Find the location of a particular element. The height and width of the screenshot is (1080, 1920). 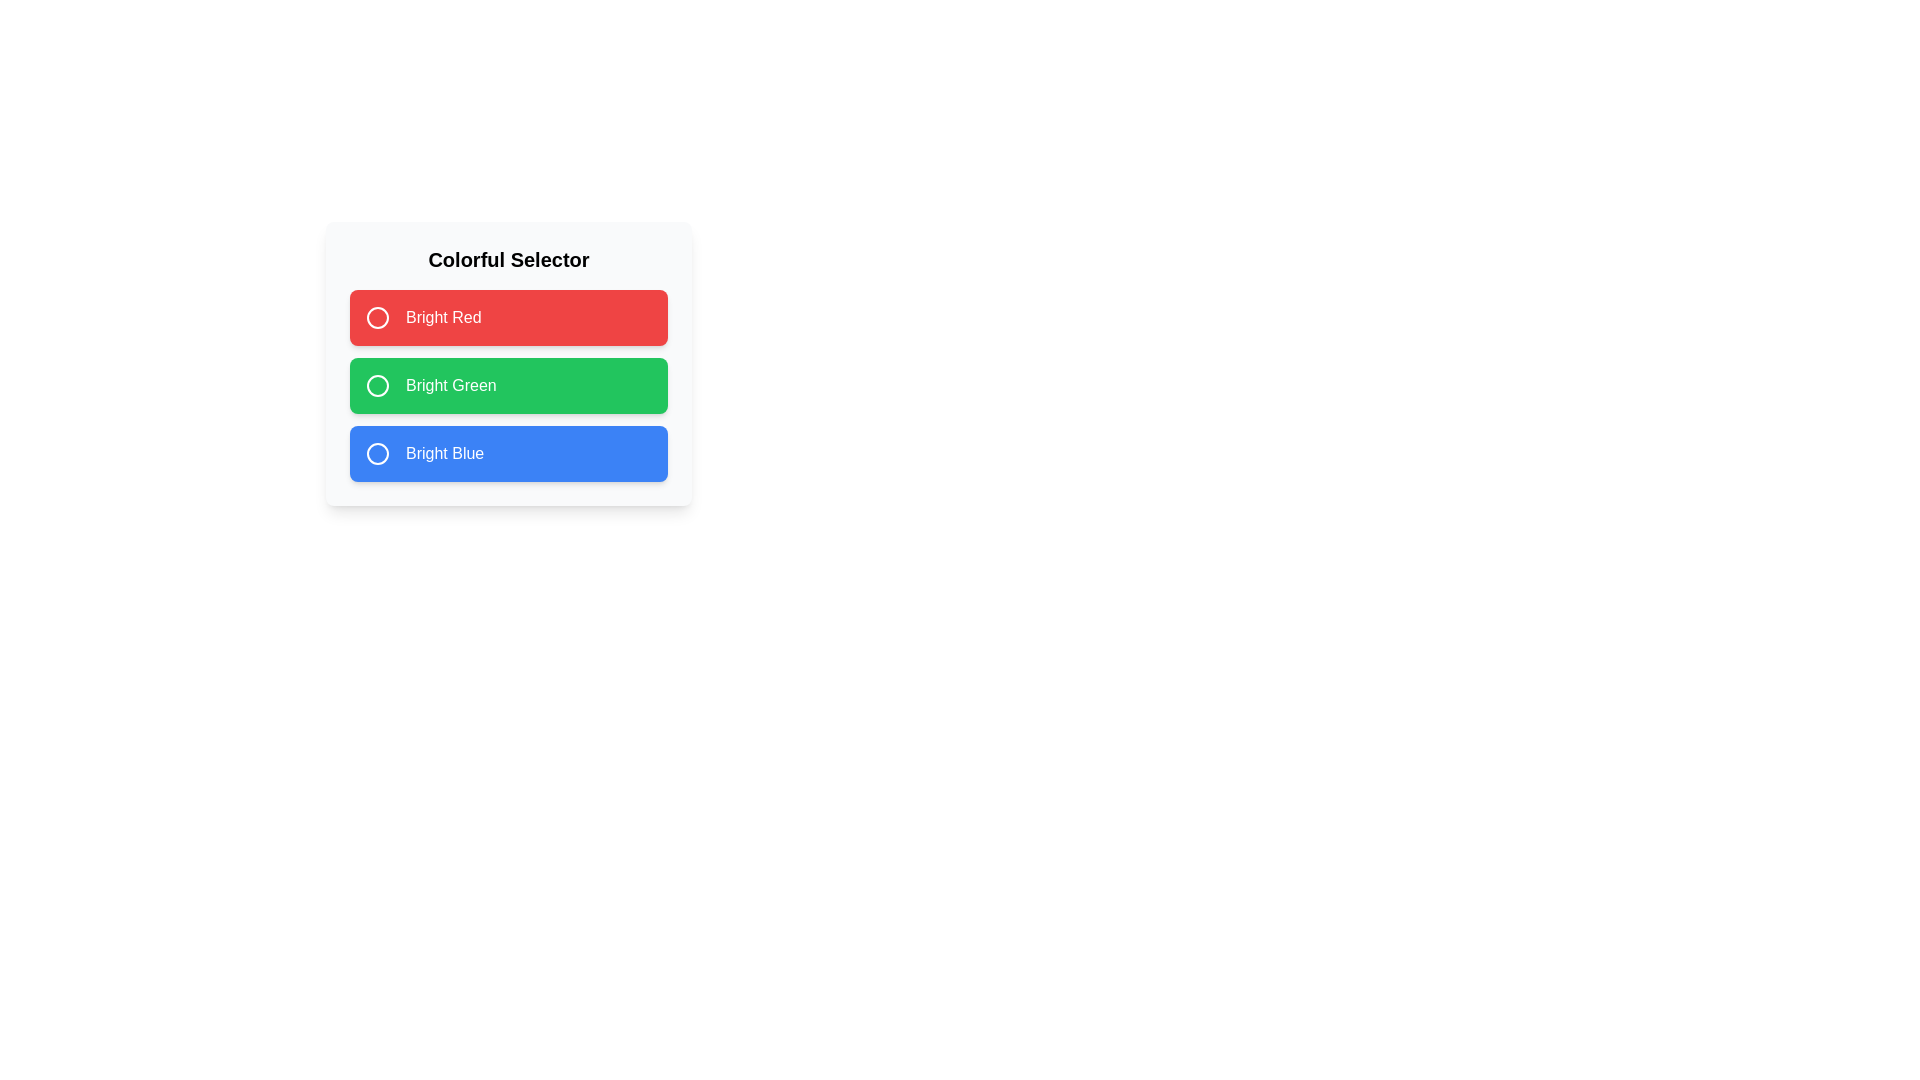

the green button labeled 'Bright Green' with a circular check icon, located under the 'Colorful Selector' heading is located at coordinates (508, 363).